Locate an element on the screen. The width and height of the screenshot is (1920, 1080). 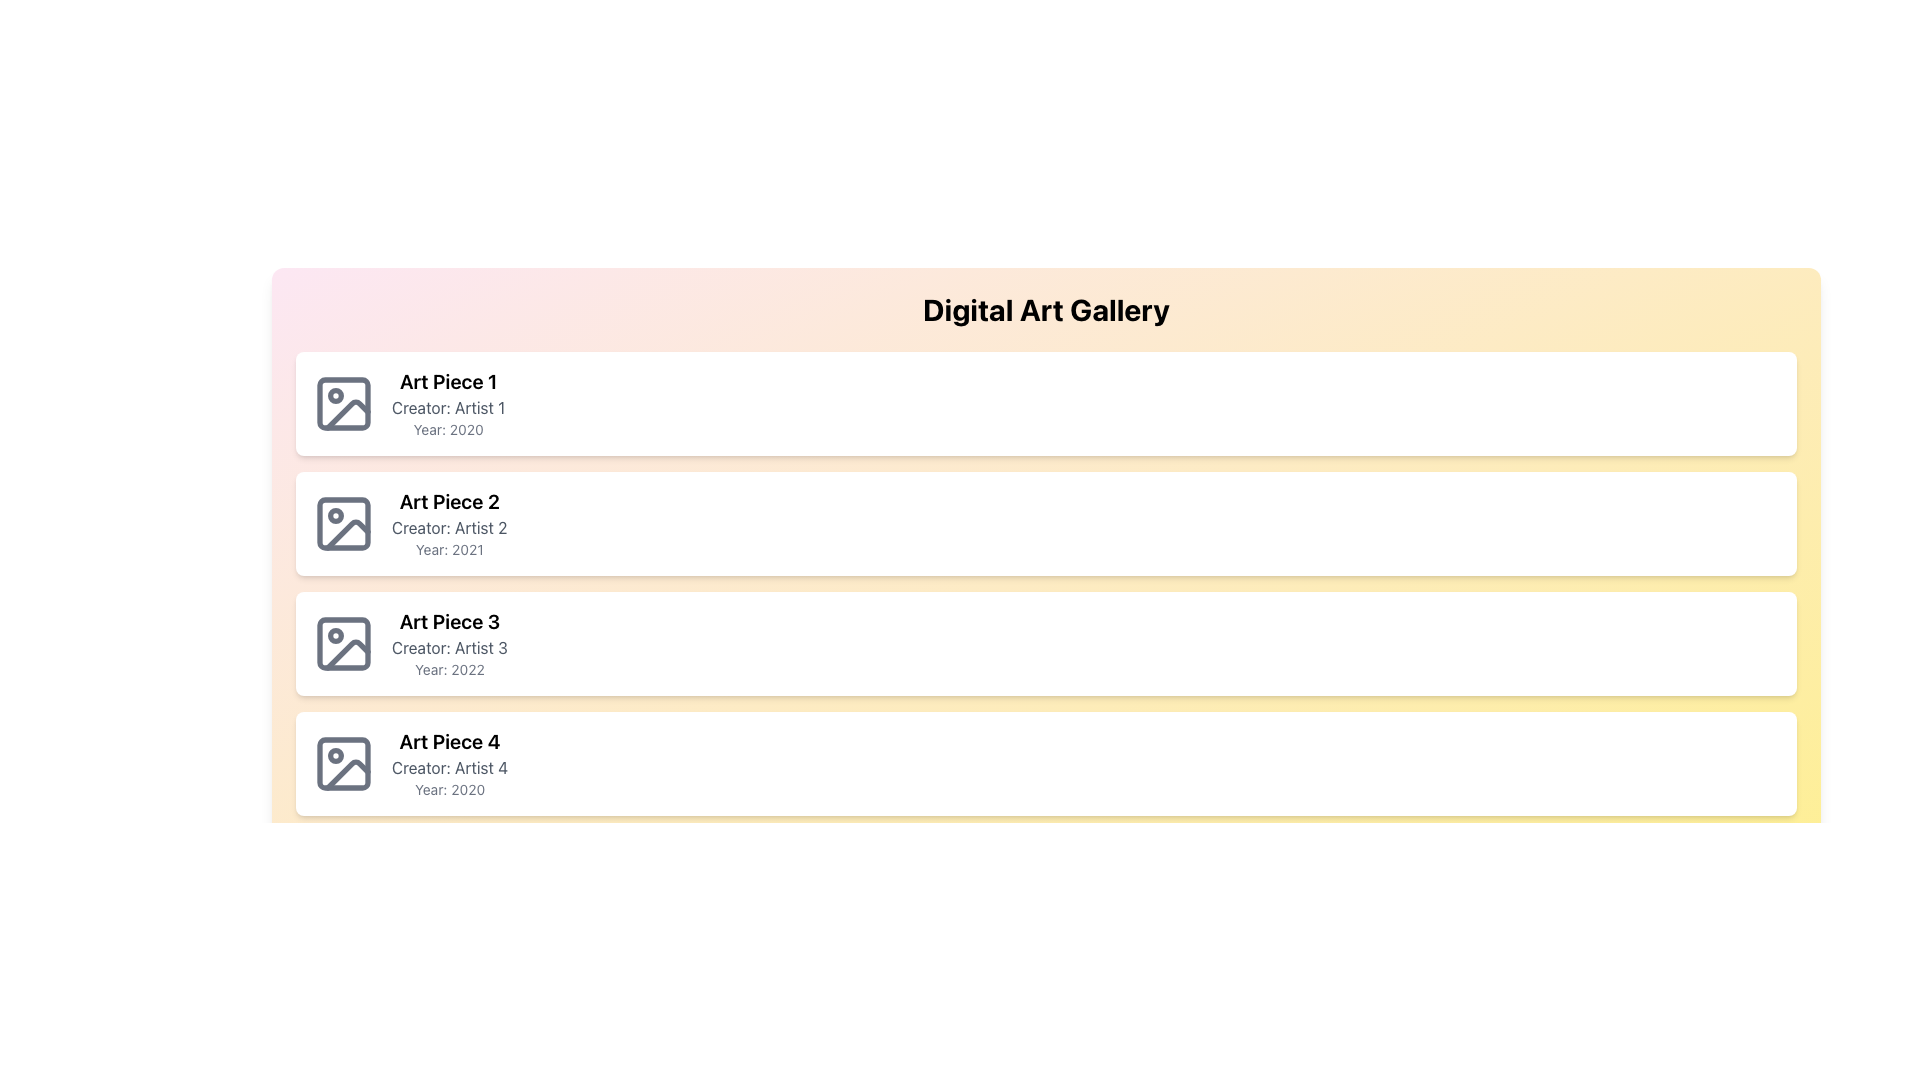
the text label element displaying 'Creator: Artist 1', which is styled in grey and located beneath 'Art Piece 1' and above 'Year: 2020' is located at coordinates (447, 407).